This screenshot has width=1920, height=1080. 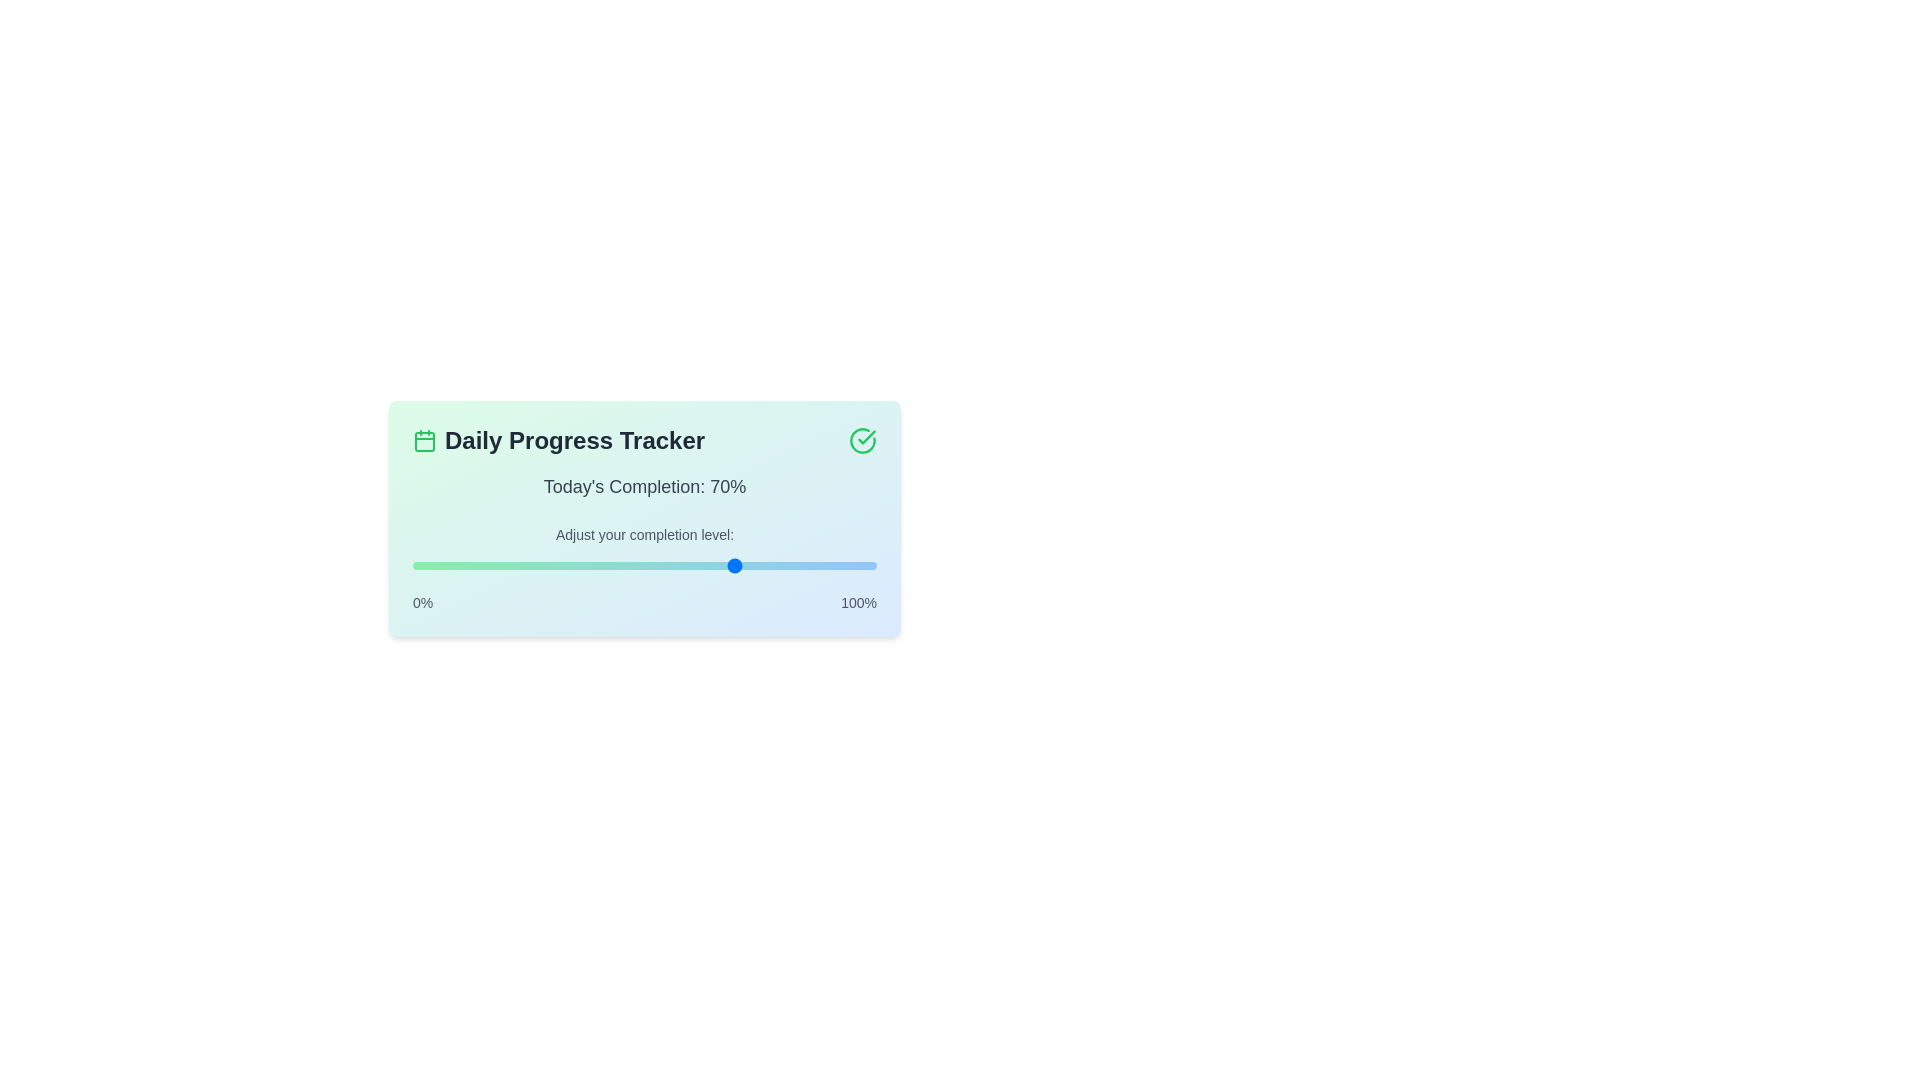 I want to click on the progress level to 22%, so click(x=515, y=566).